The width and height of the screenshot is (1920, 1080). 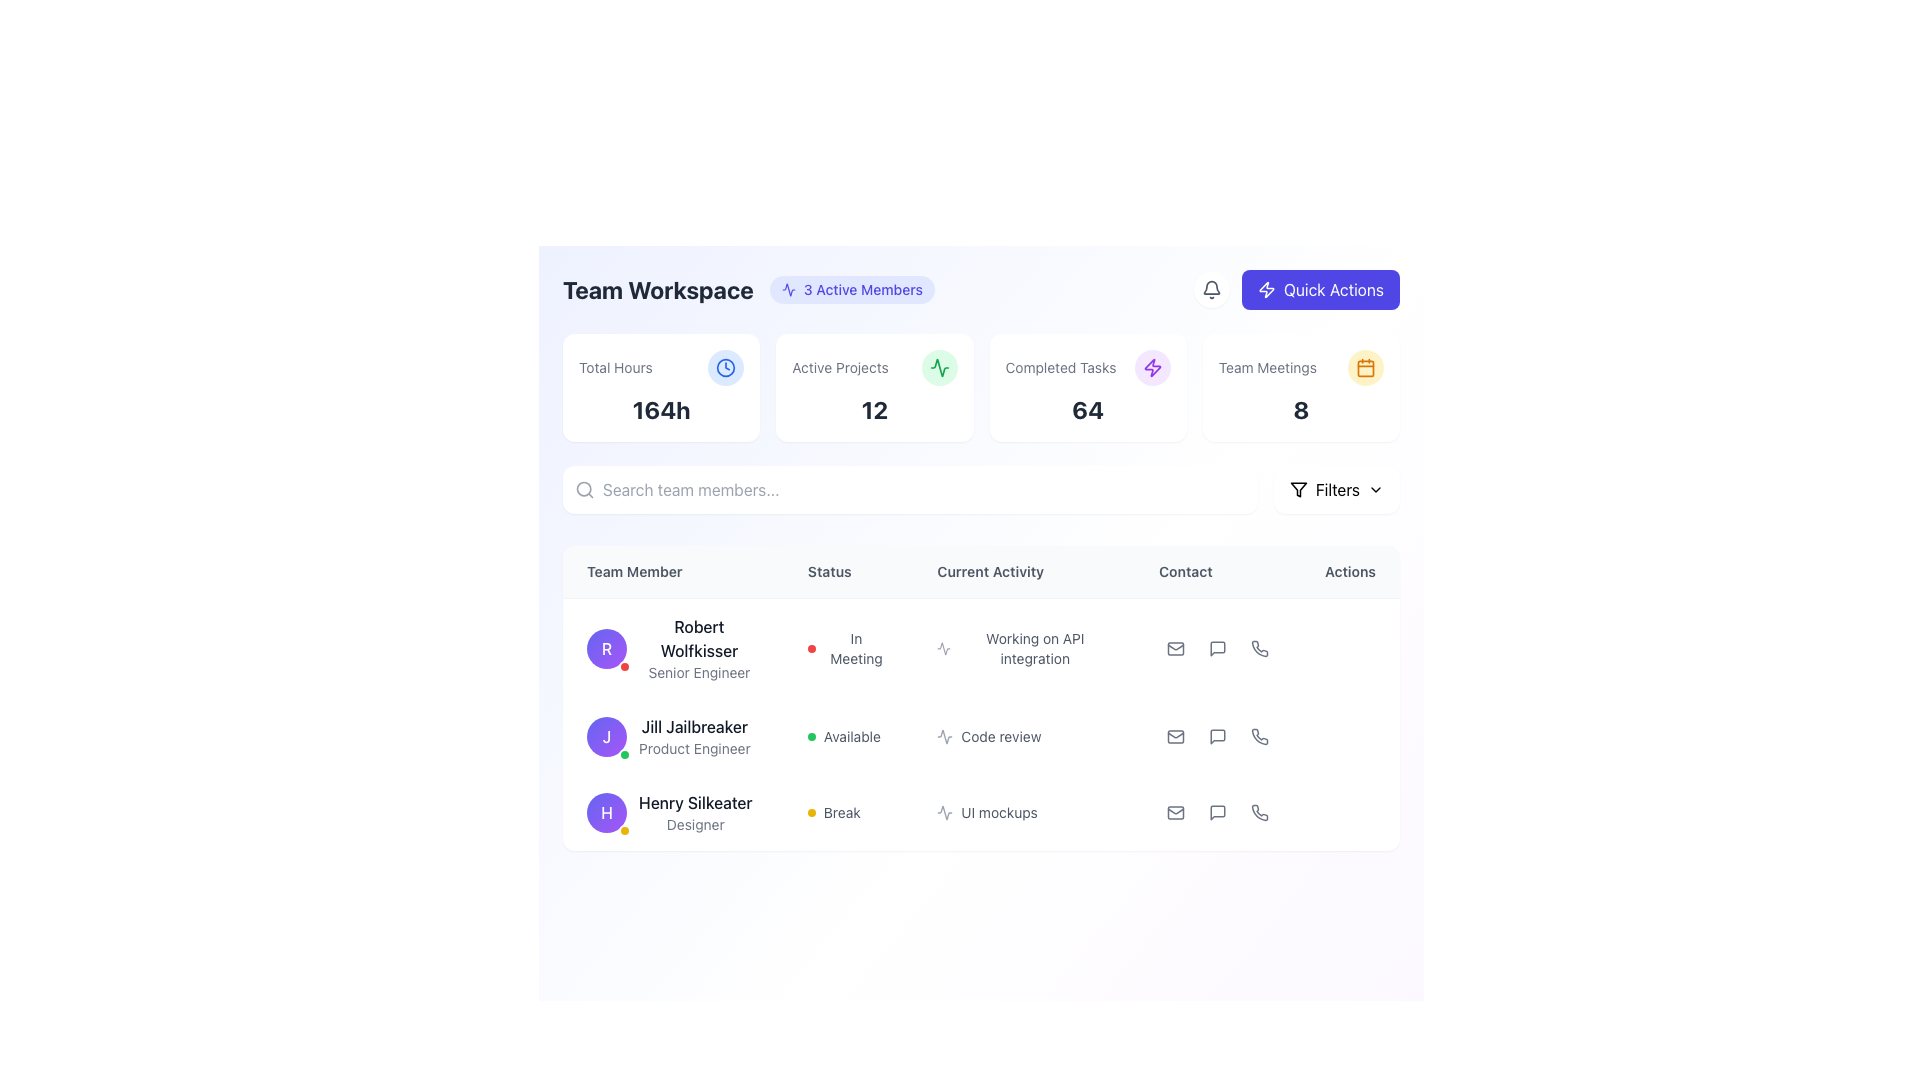 What do you see at coordinates (848, 813) in the screenshot?
I see `the Status indicator for 'Henry Silkeater, Designer', which conveys the current status of the team member as 'Break'` at bounding box center [848, 813].